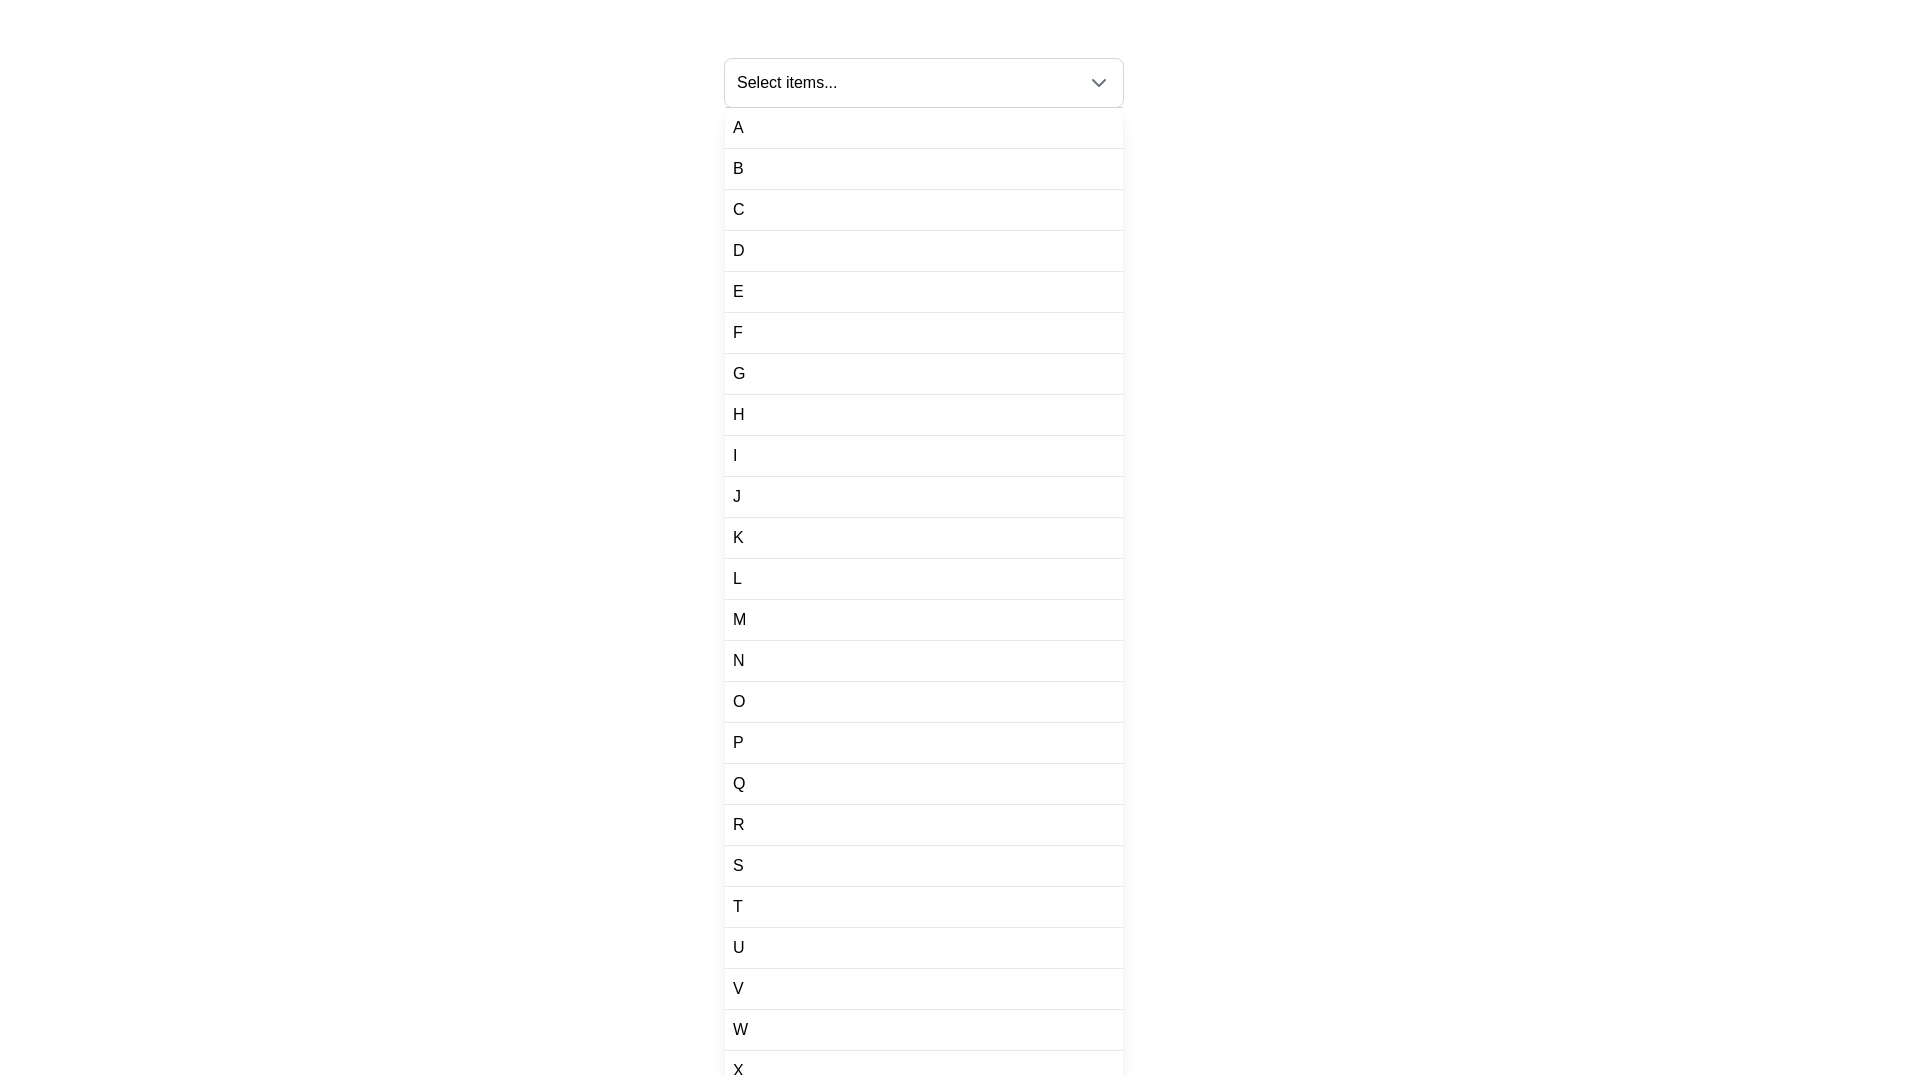  What do you see at coordinates (734, 455) in the screenshot?
I see `the text item represented by the uppercase letter 'I' in the list` at bounding box center [734, 455].